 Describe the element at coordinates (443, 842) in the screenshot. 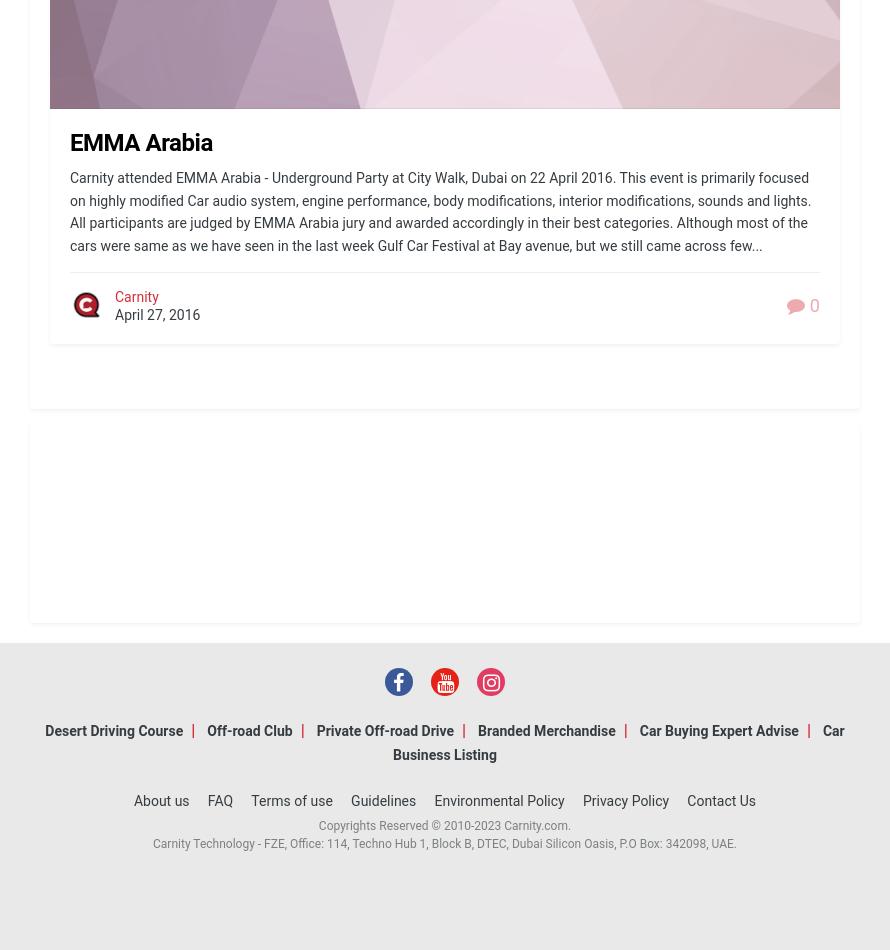

I see `'Carnity Technology - FZE, Office: 114, Techno Hub 1, Block B, DTEC, Dubai Silicon Oasis, P.O Box: 342098, UAE.'` at that location.